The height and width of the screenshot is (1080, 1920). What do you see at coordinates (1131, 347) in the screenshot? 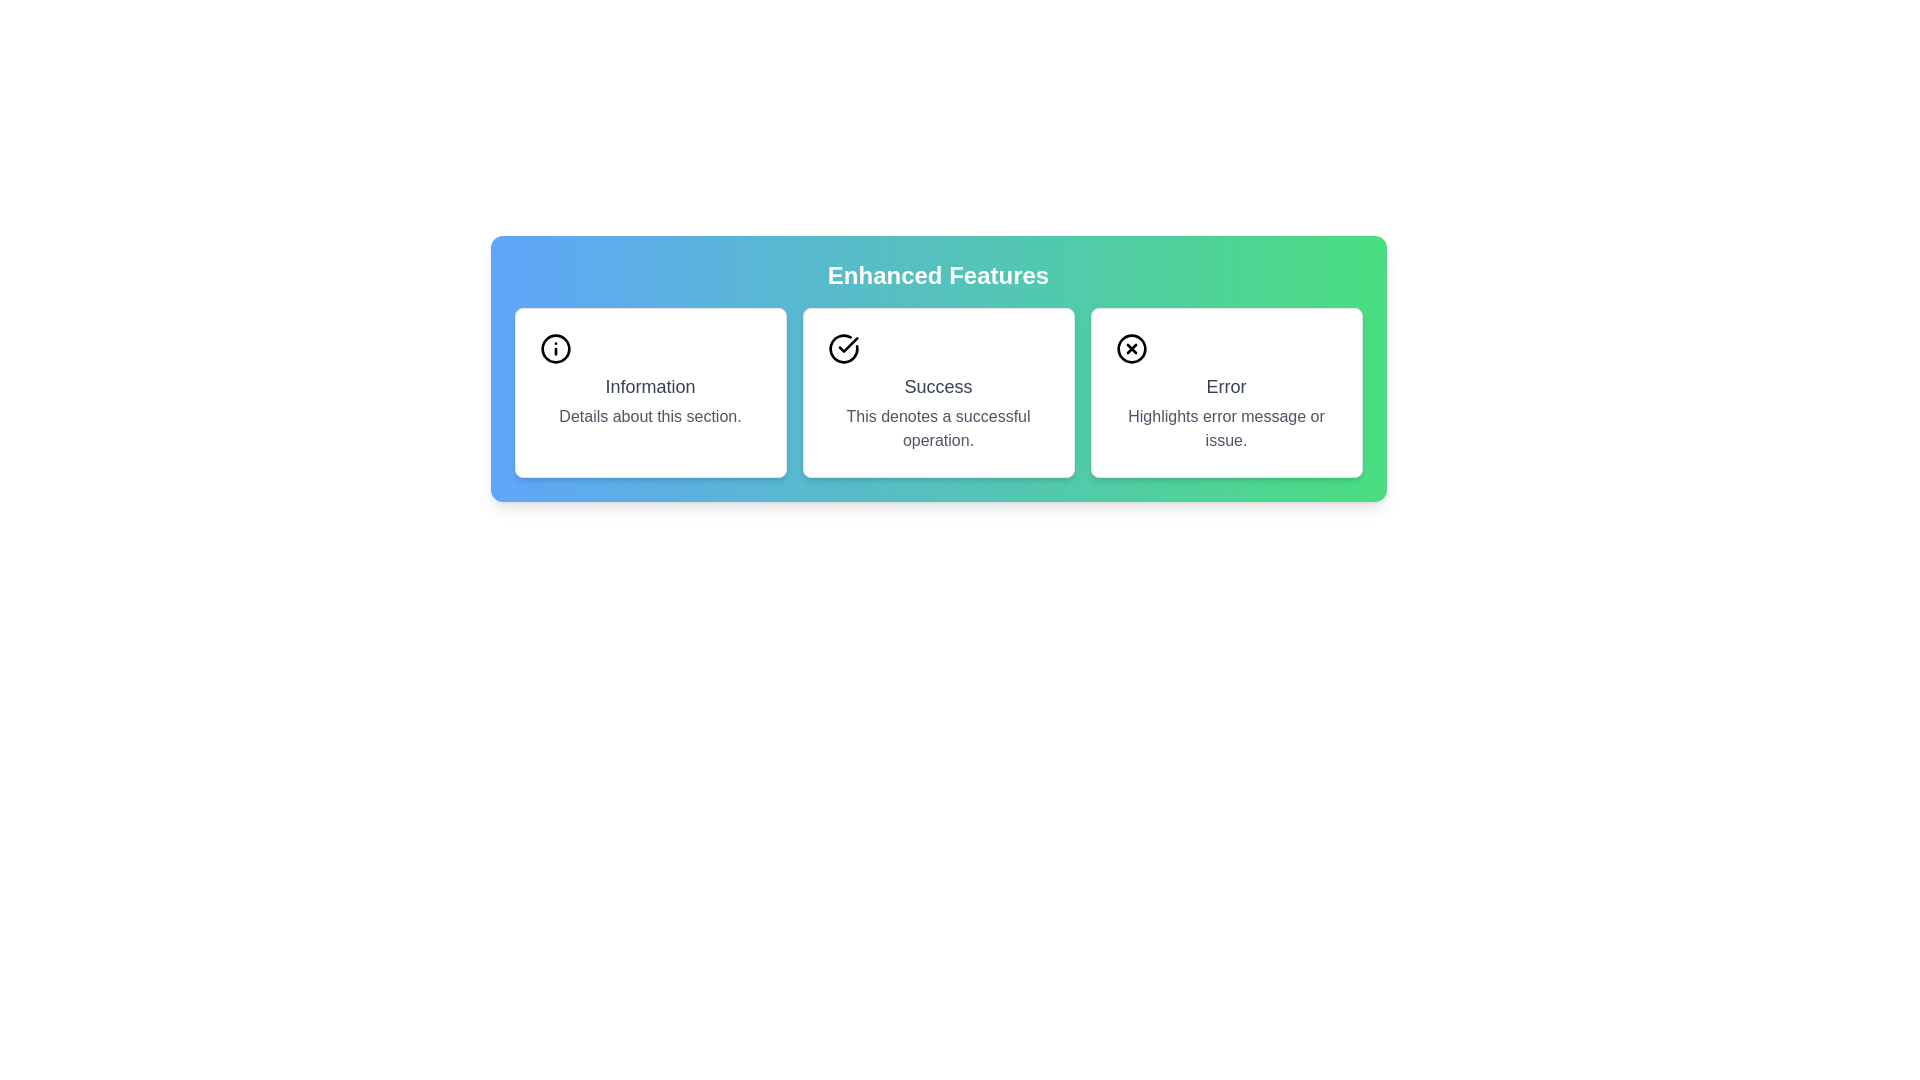
I see `the circular vector graphic element located to the left of the text 'Error' in the rightmost card of the triplet group under 'Enhanced Features'` at bounding box center [1131, 347].